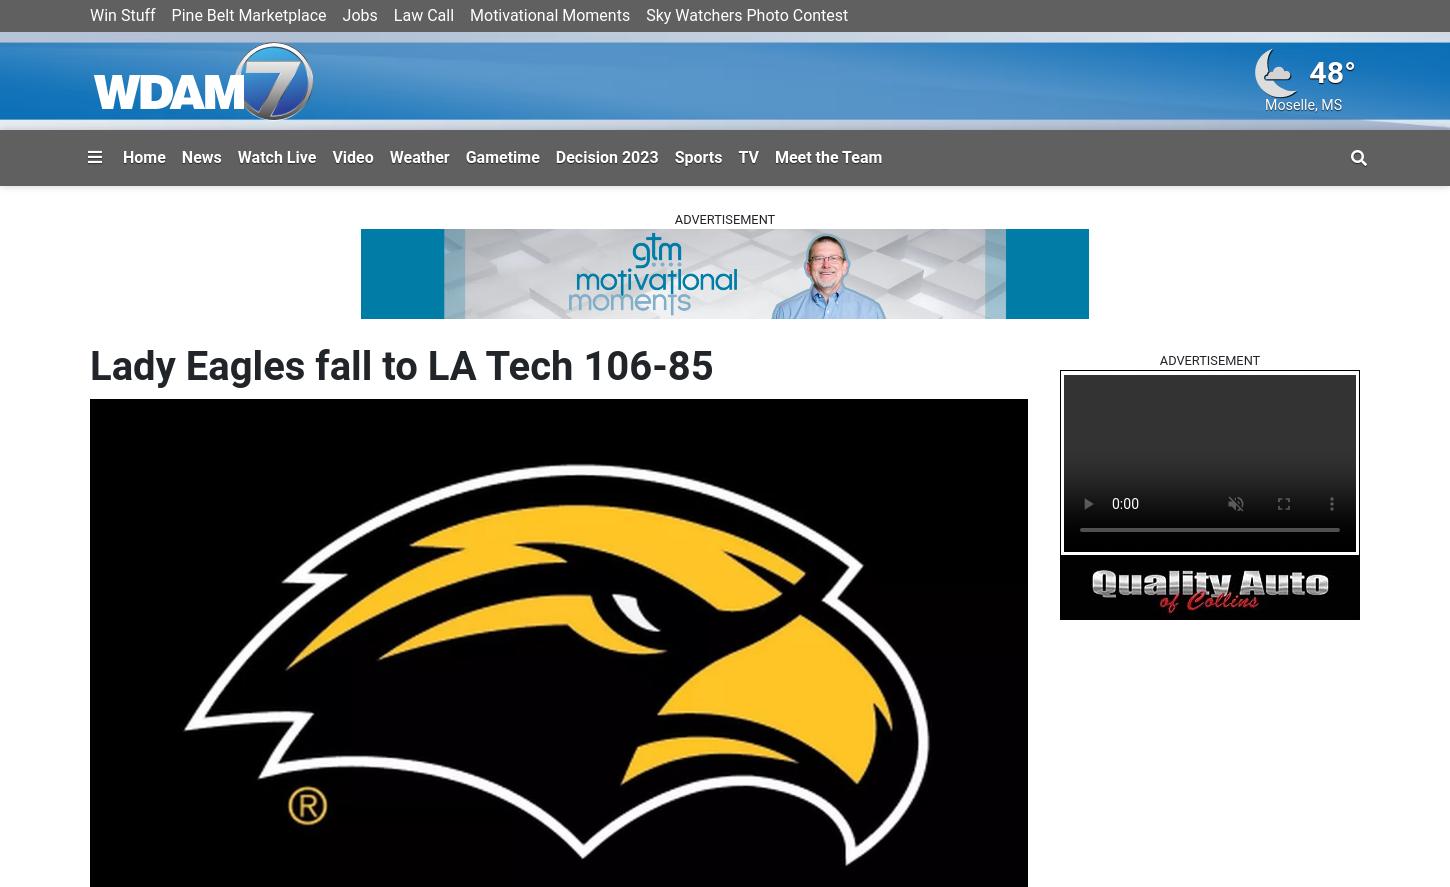 The image size is (1450, 887). I want to click on 'Law Call', so click(422, 15).